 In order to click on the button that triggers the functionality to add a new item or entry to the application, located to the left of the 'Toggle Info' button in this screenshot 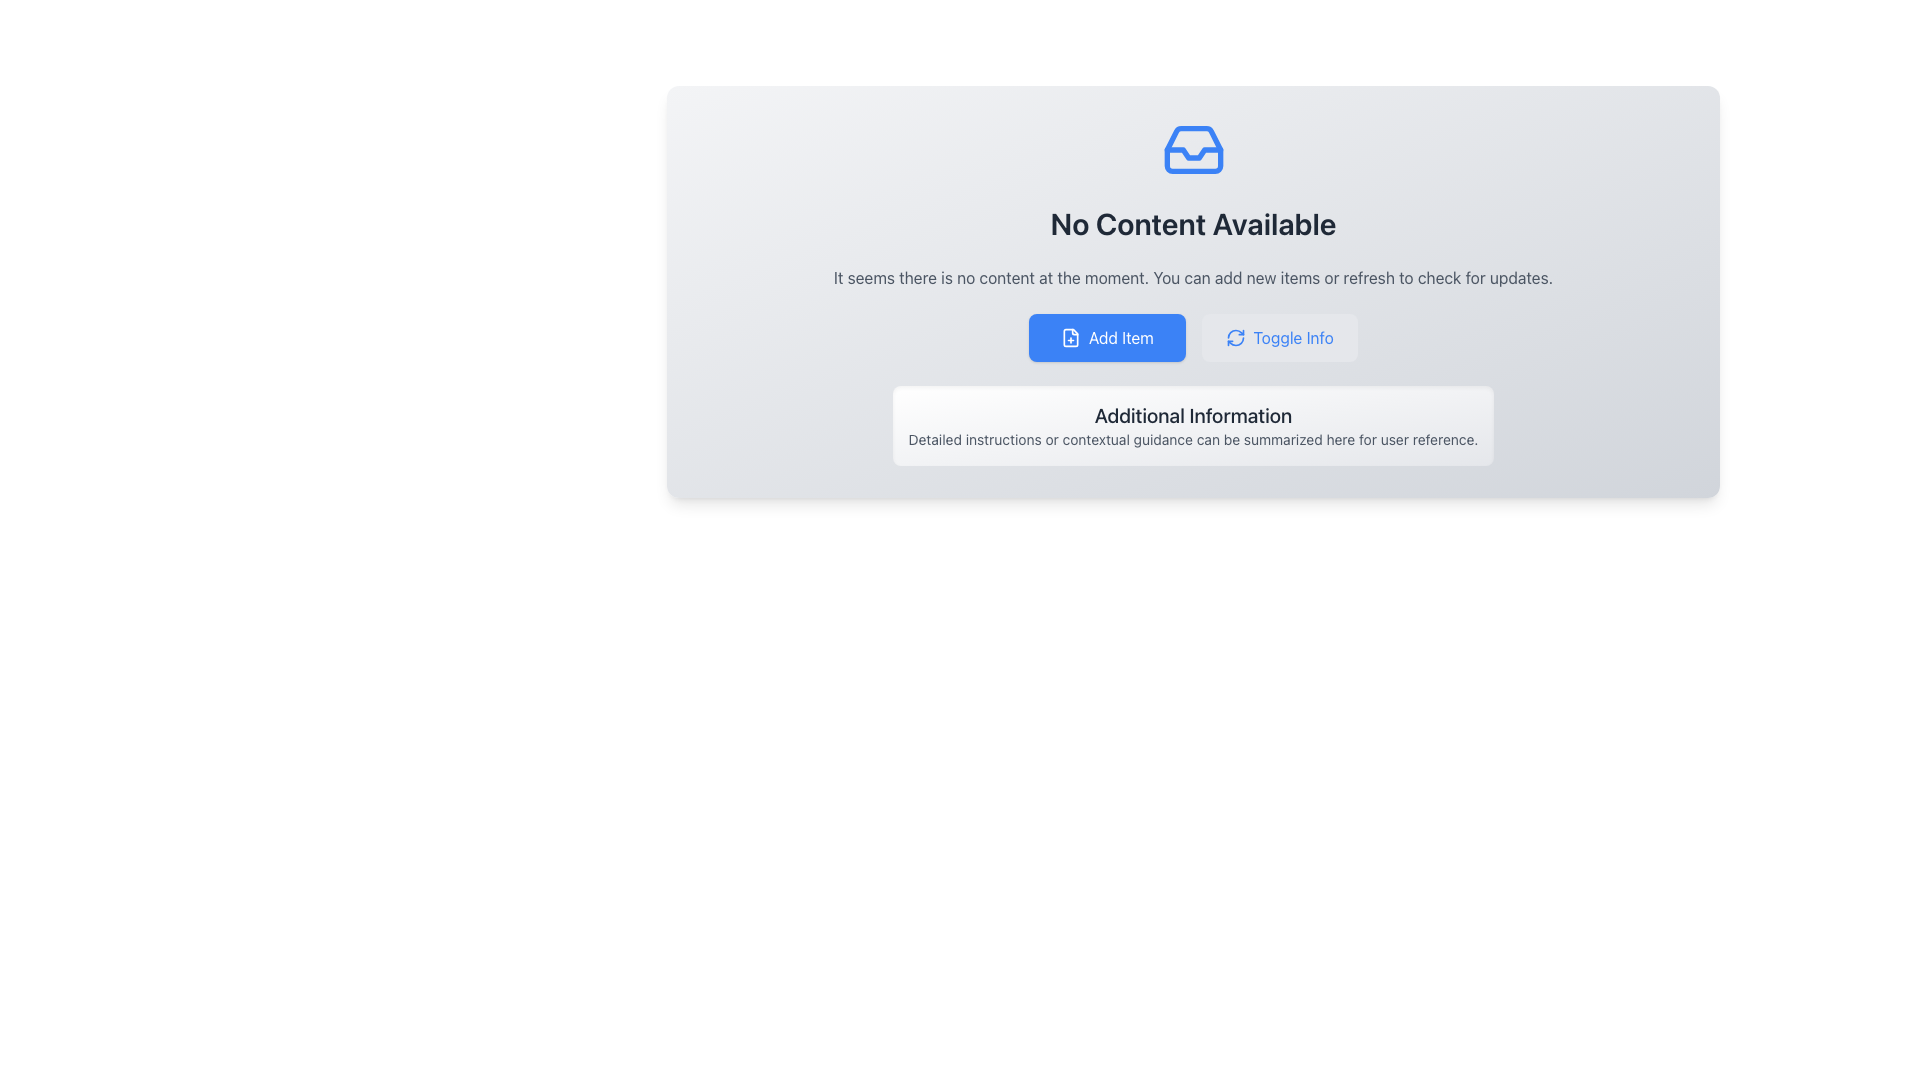, I will do `click(1106, 337)`.